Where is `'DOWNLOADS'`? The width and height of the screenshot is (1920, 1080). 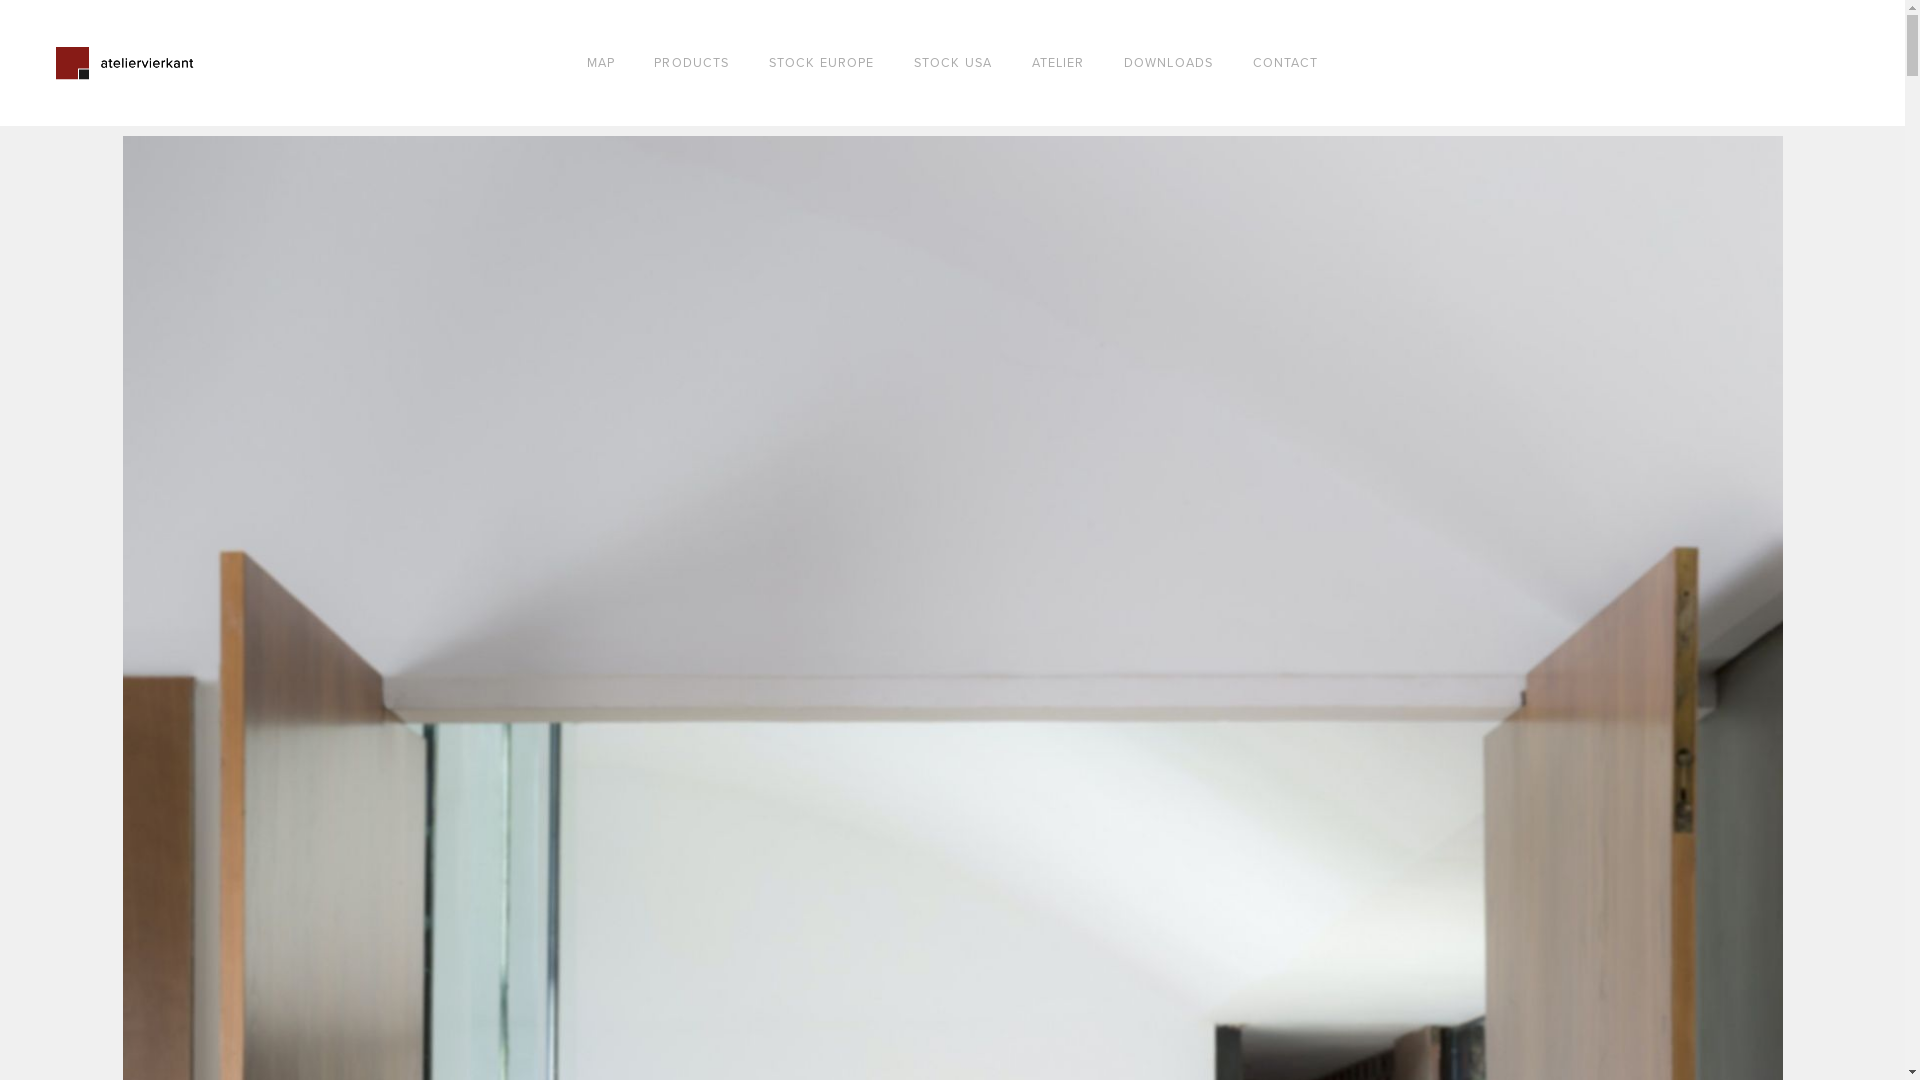
'DOWNLOADS' is located at coordinates (1168, 62).